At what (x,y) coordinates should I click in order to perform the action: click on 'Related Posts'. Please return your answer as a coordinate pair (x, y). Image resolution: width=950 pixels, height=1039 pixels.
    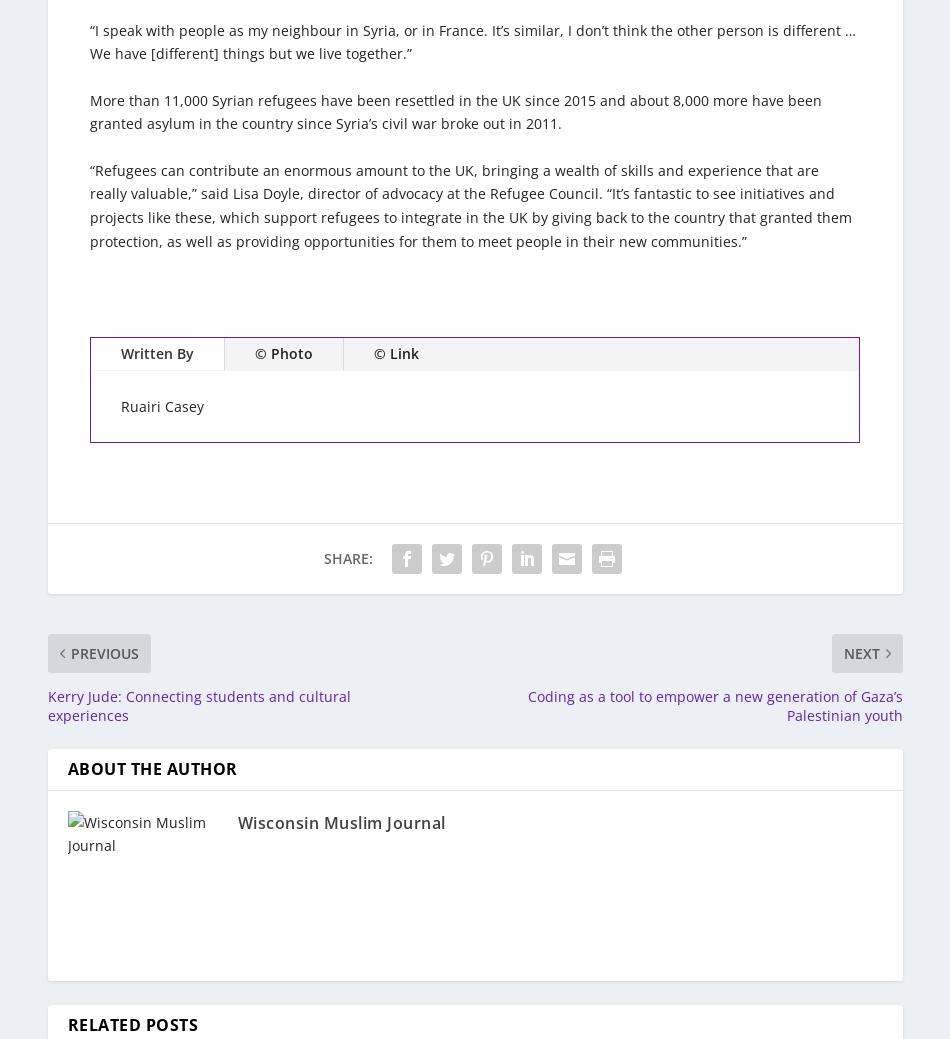
    Looking at the image, I should click on (132, 1024).